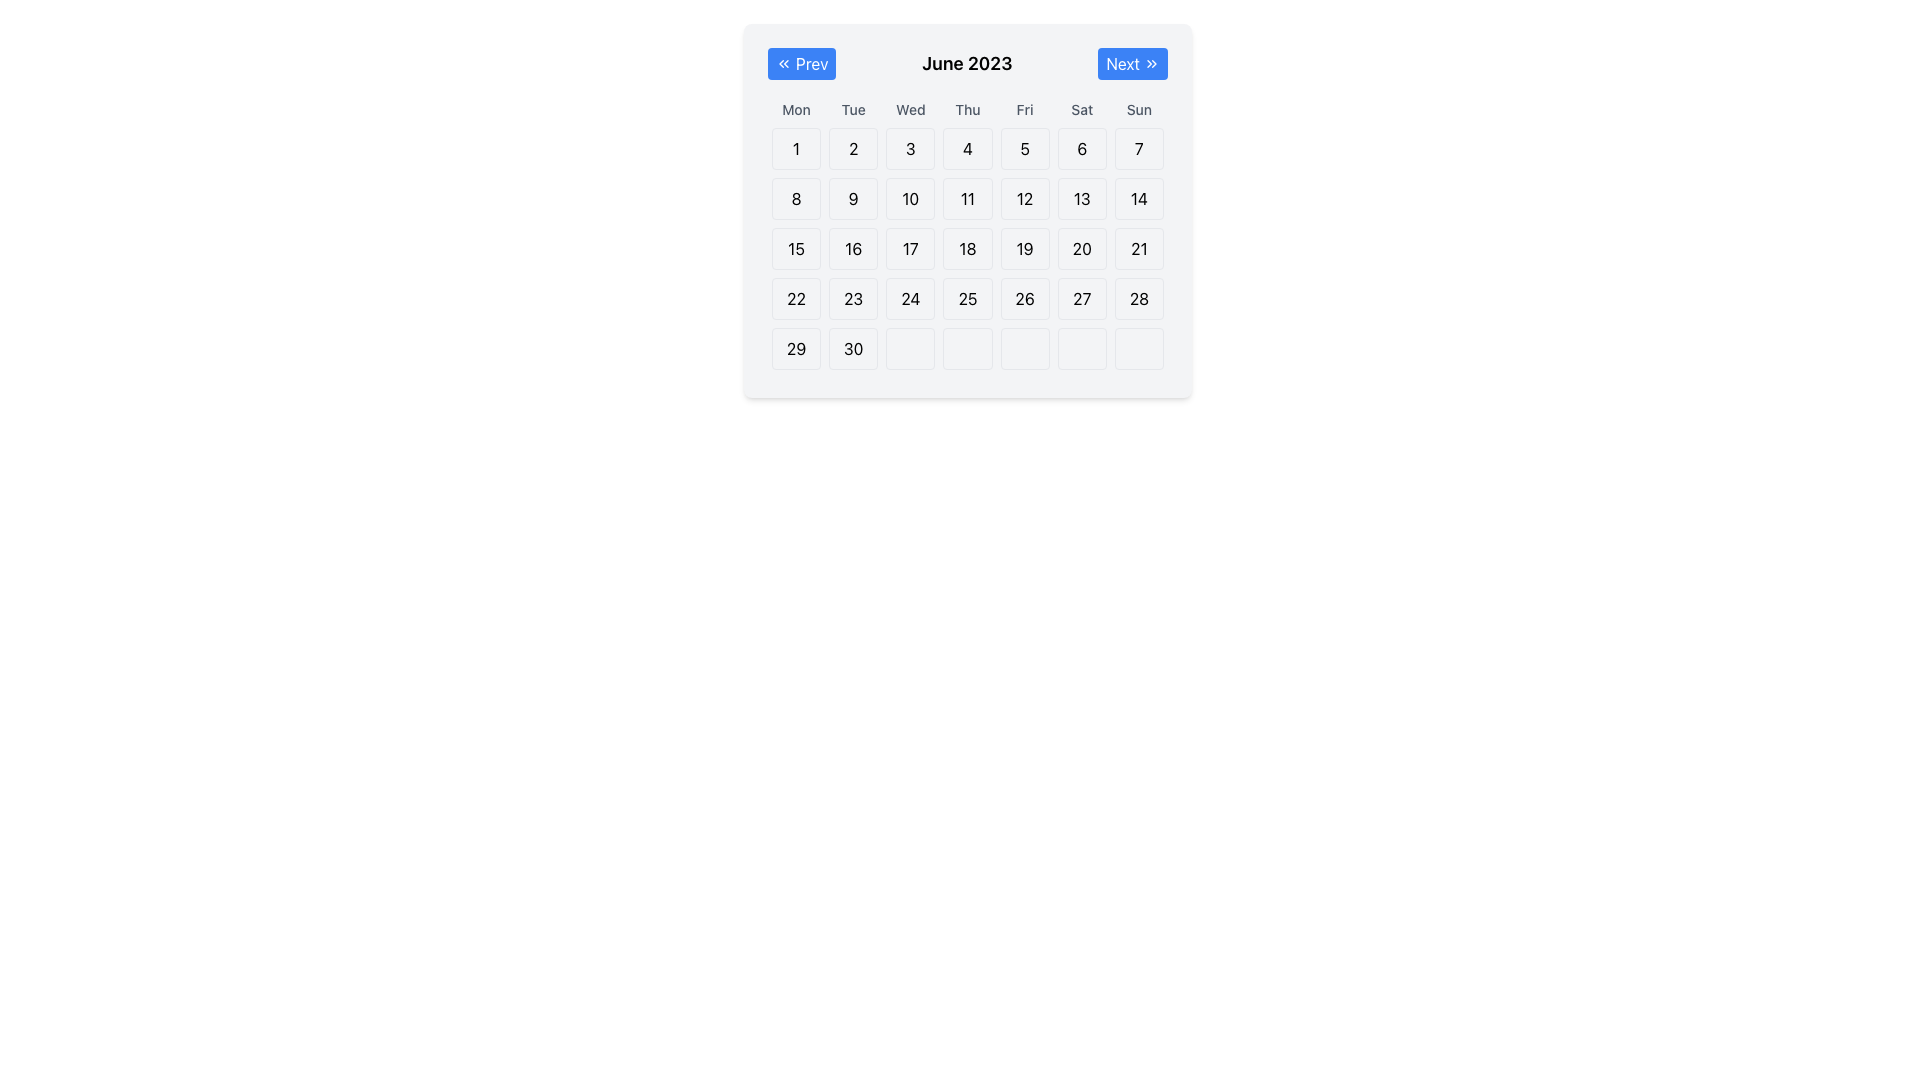 The width and height of the screenshot is (1920, 1080). I want to click on the selectable date button representing the date '18' in the calendar interface, so click(968, 248).